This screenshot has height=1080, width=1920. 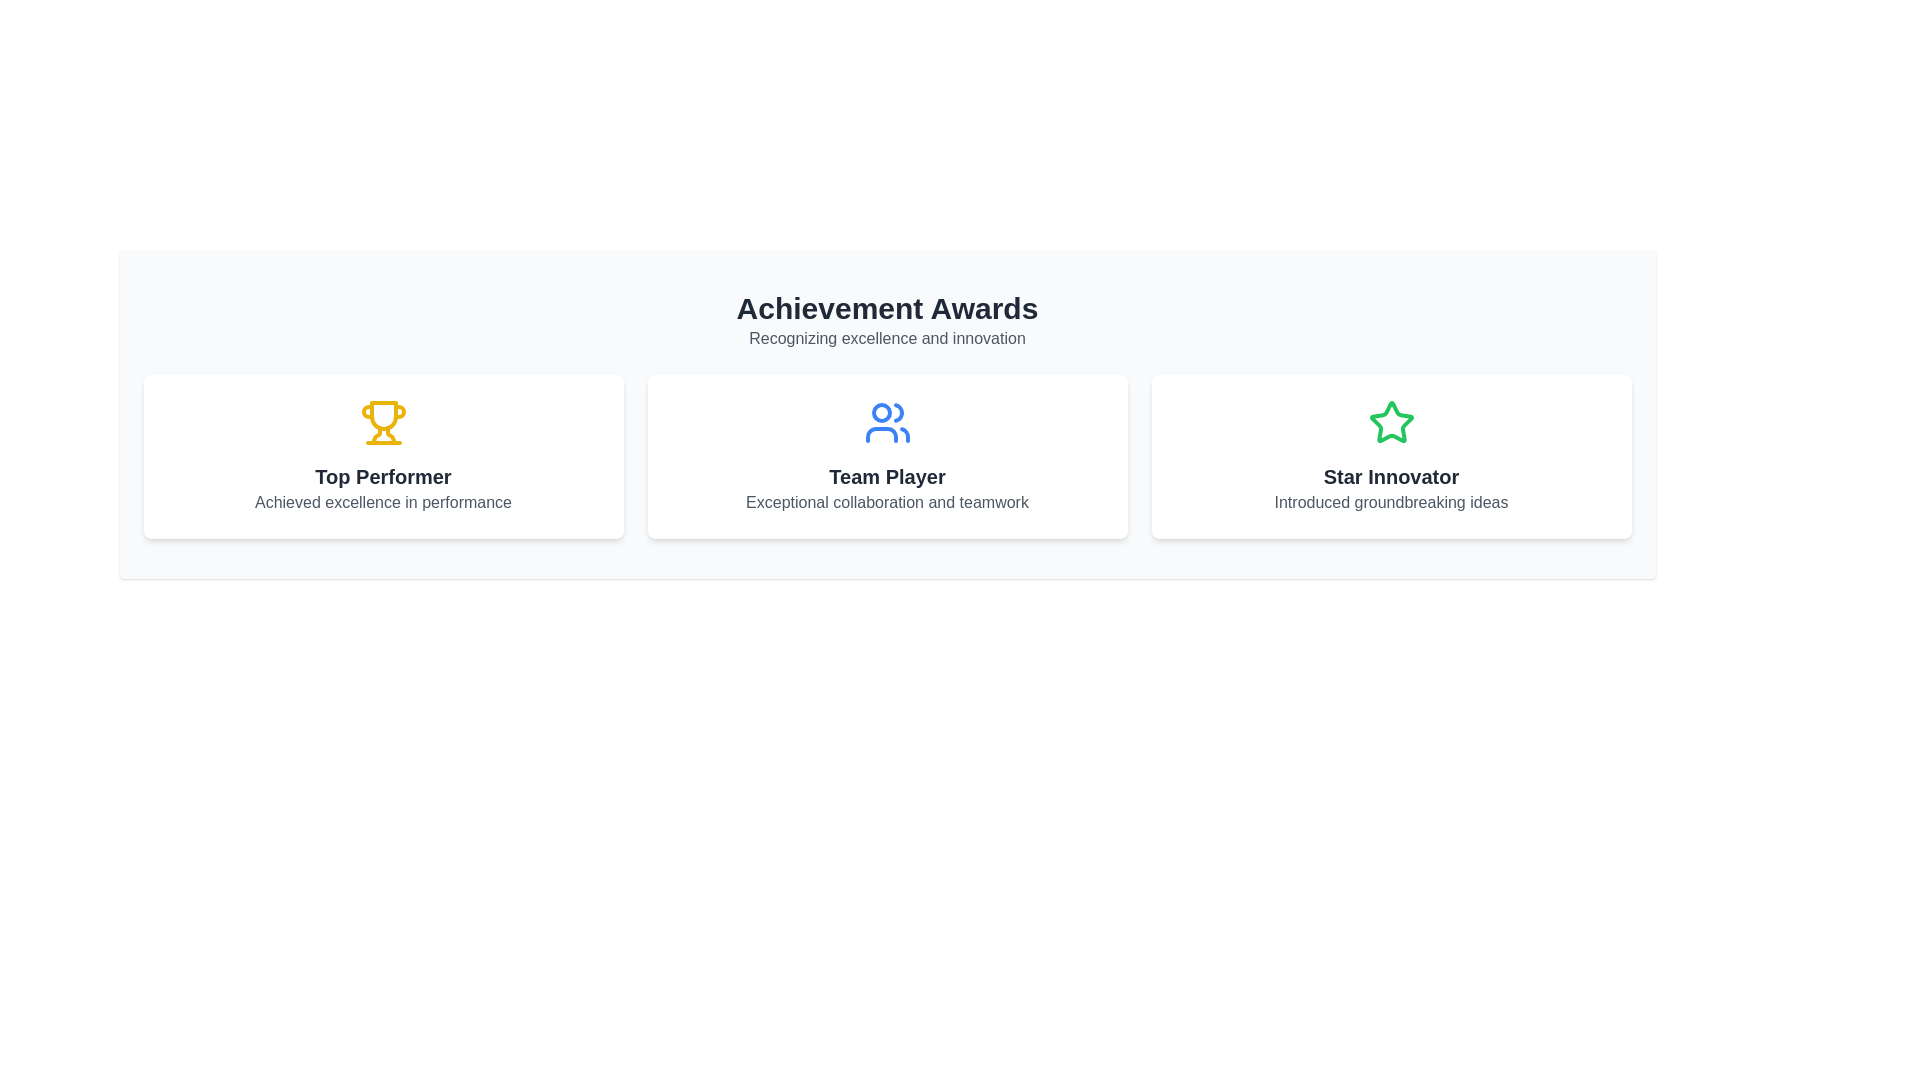 I want to click on the 'Star Innovator' award card, which is the third card in a group of three horizontally-aligned cards, so click(x=1390, y=456).